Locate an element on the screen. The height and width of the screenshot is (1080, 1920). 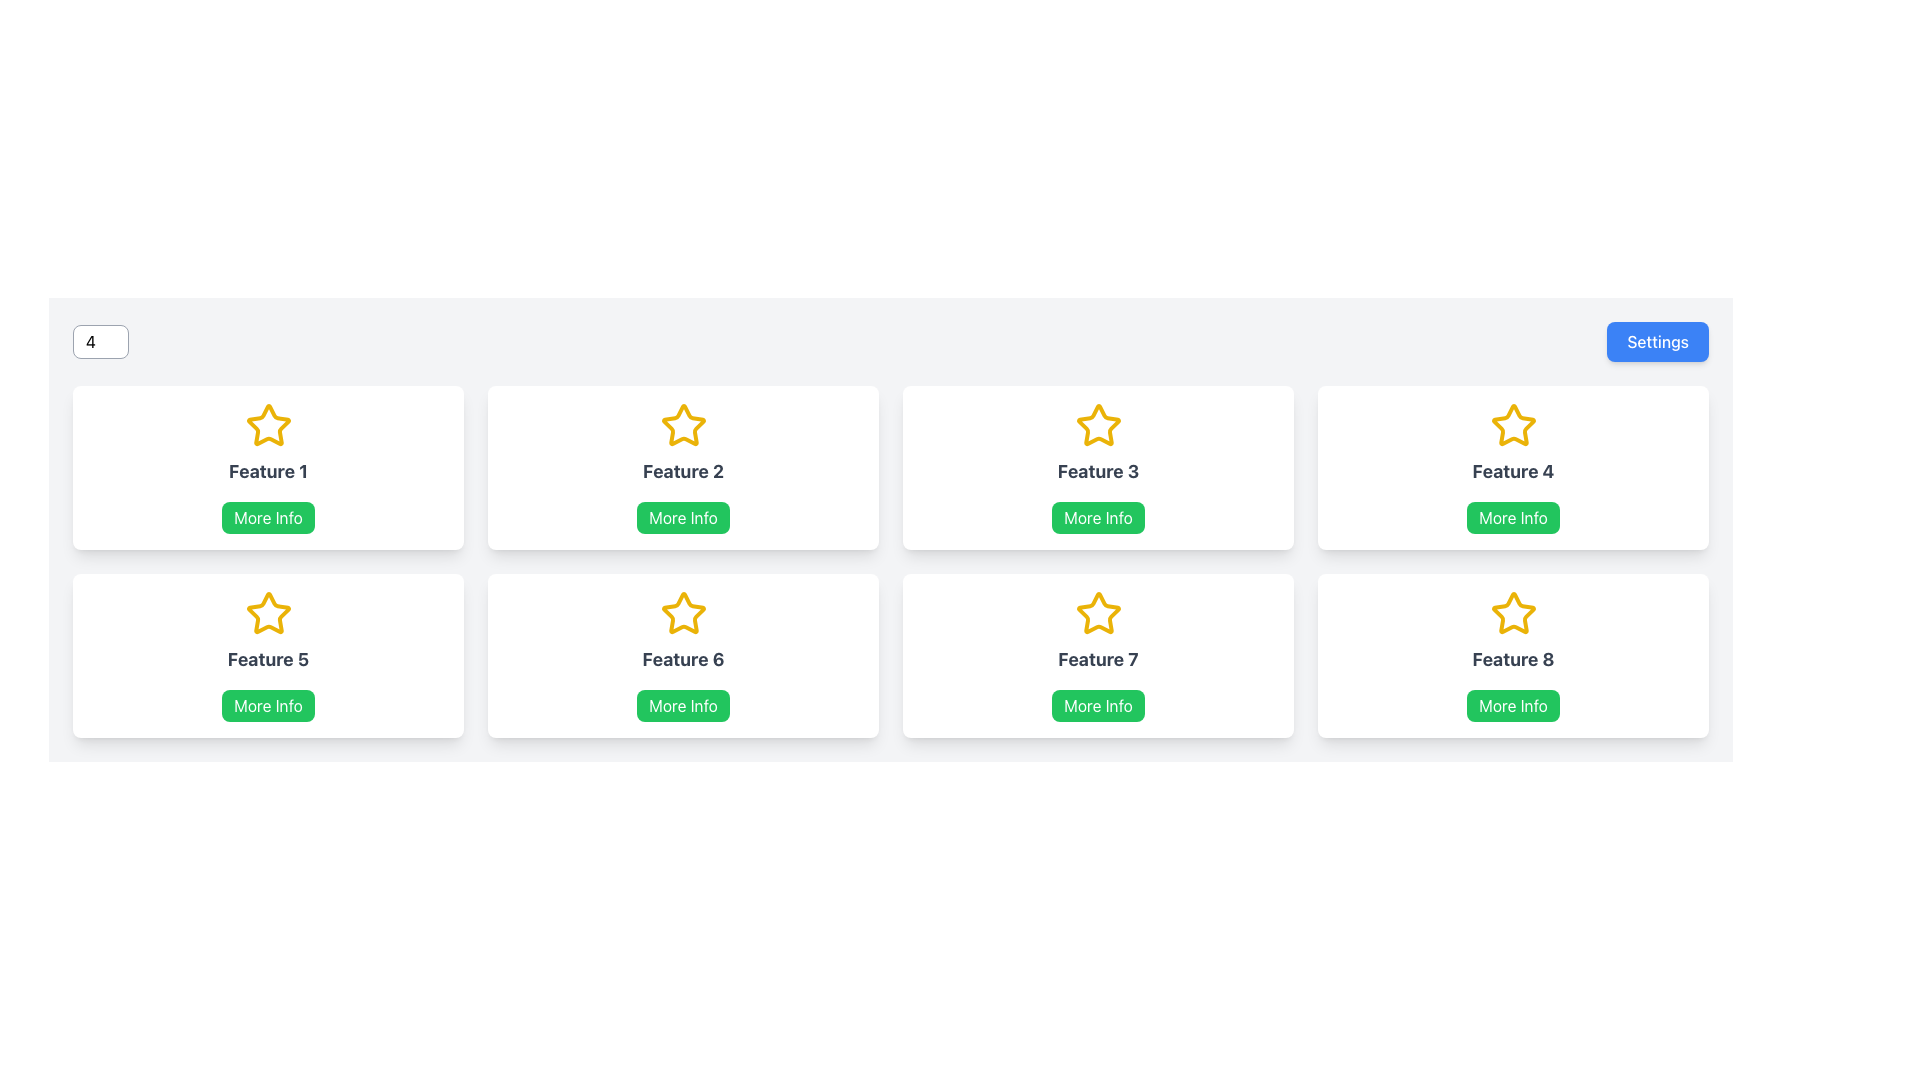
the 'More Info' button with a green background and white text located below the 'Feature 2' heading is located at coordinates (683, 516).